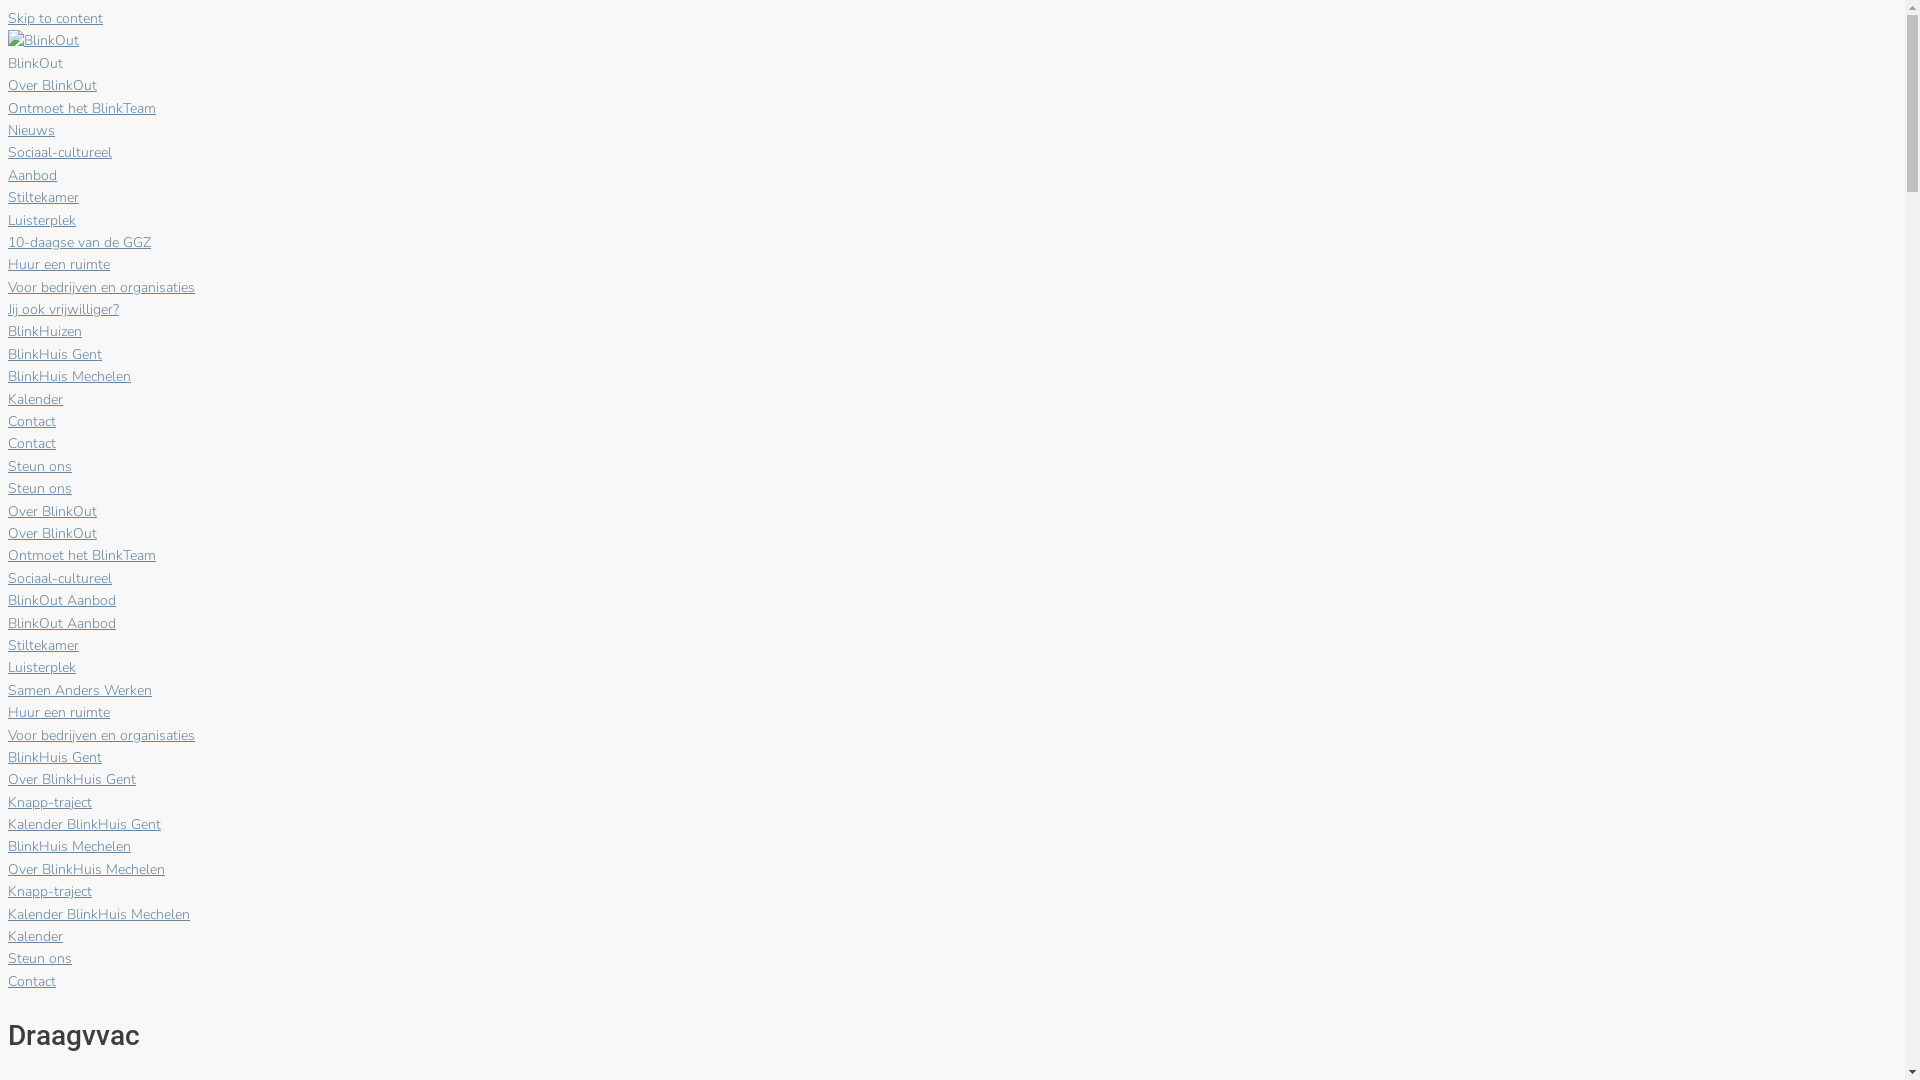 This screenshot has width=1920, height=1080. I want to click on 'Over BlinkHuis Mechelen', so click(85, 868).